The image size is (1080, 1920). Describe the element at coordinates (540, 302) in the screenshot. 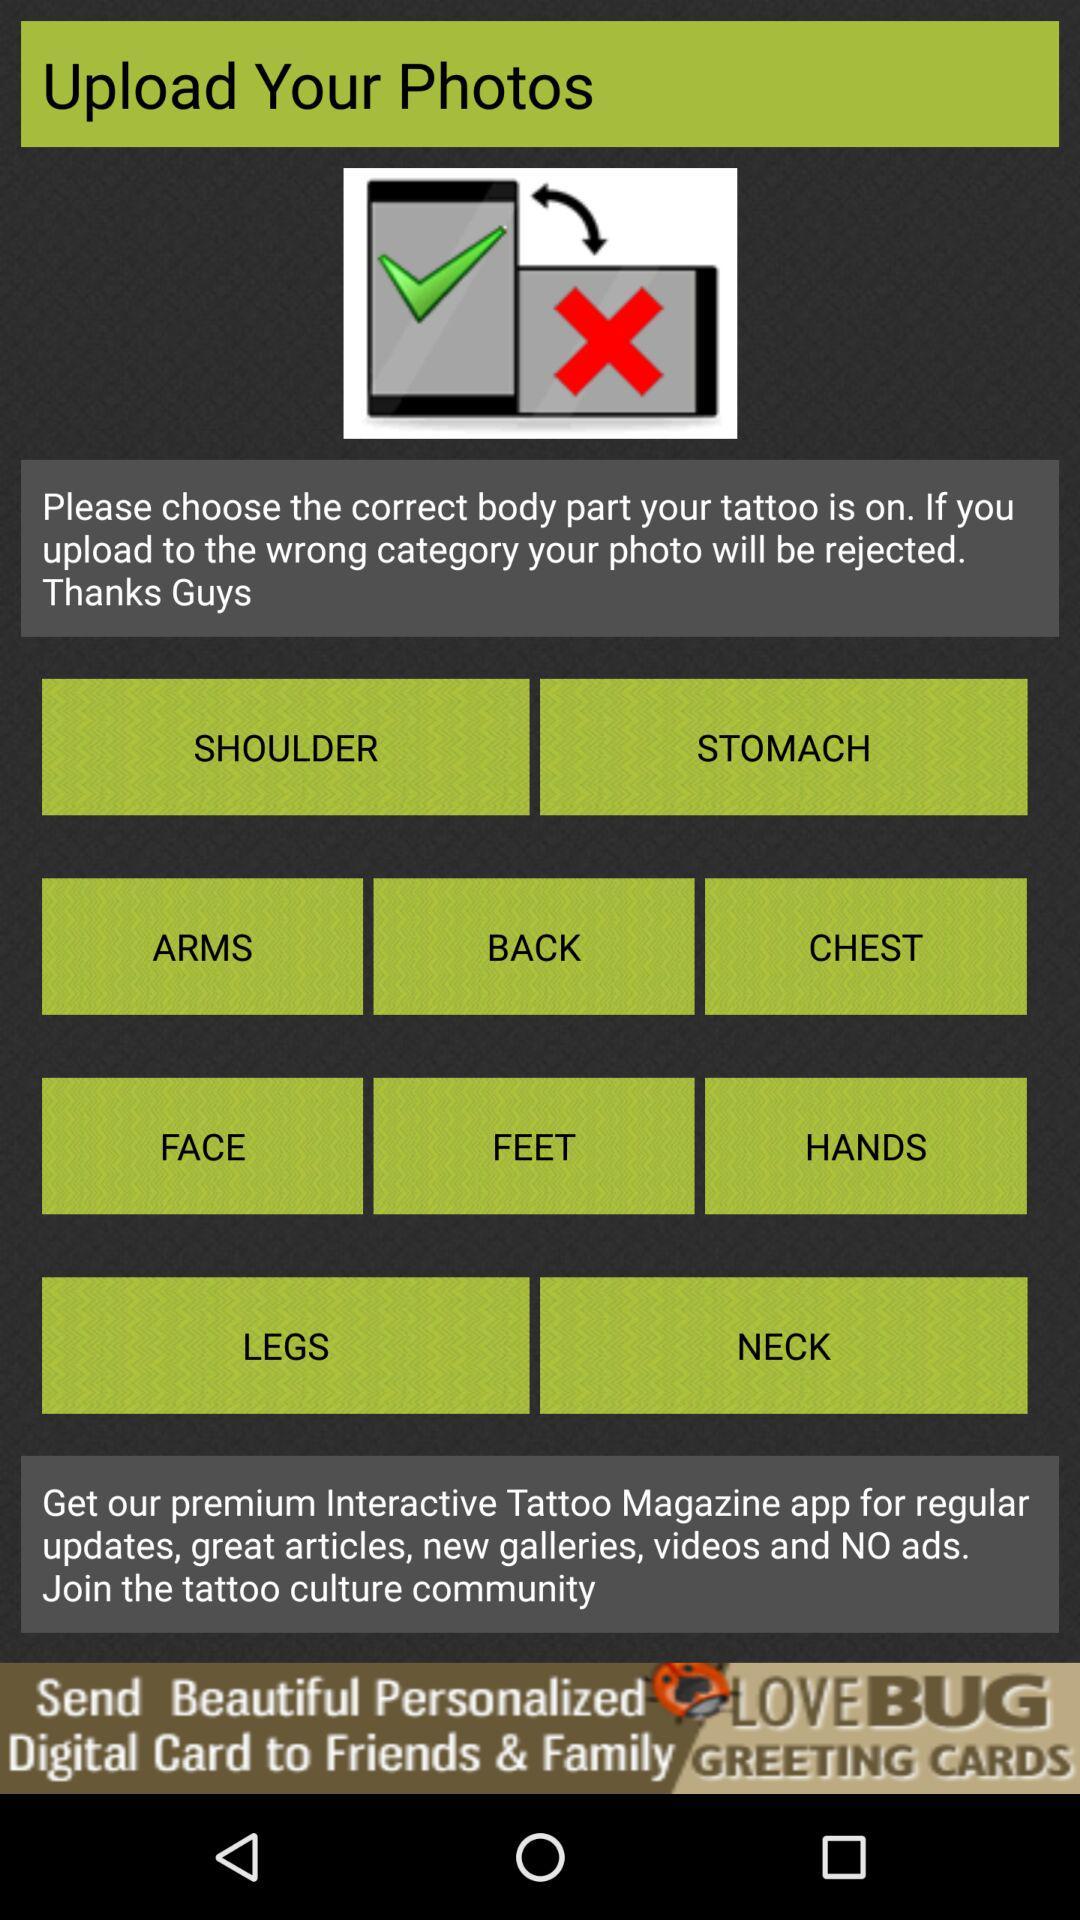

I see `the image shown at top below upload` at that location.